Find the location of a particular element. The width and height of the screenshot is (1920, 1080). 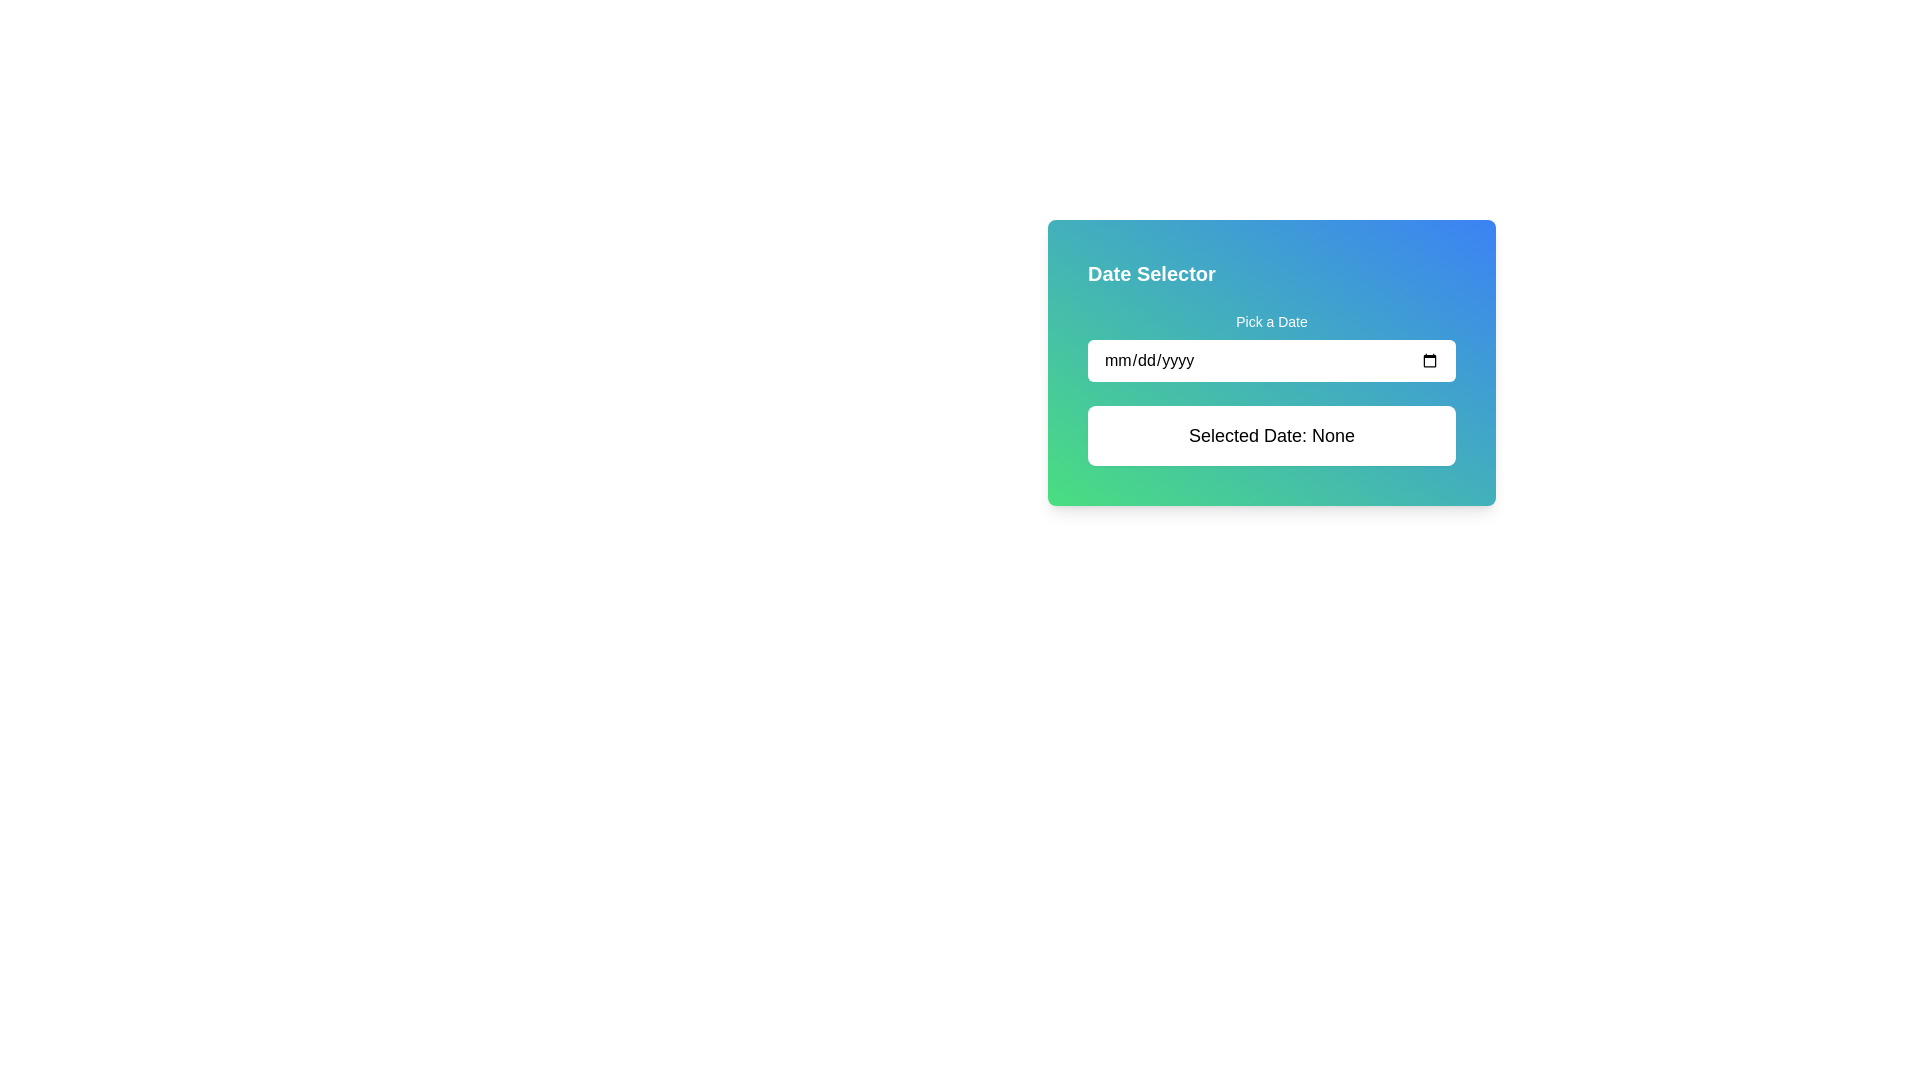

the prominently styled 'Date Selector' Static Text Label located at the top-left corner of the central panel is located at coordinates (1152, 273).